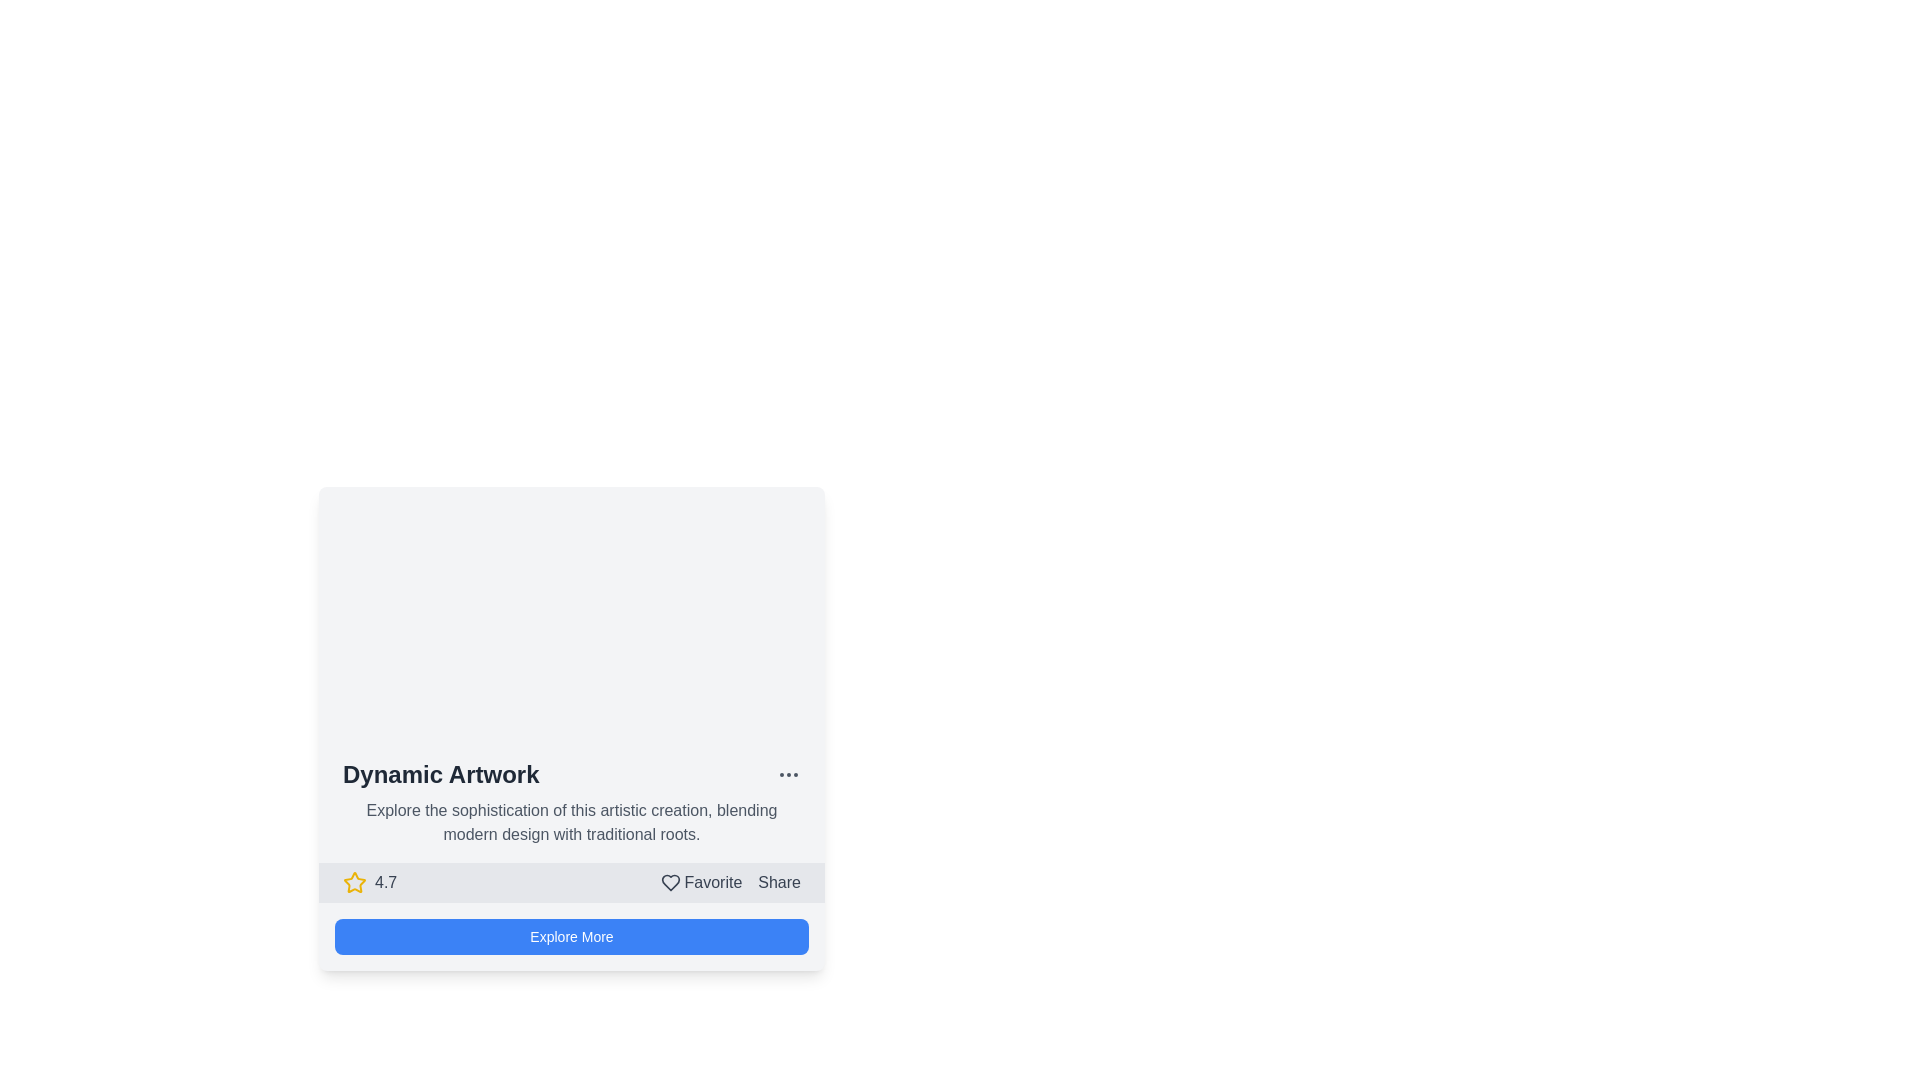 The image size is (1920, 1080). Describe the element at coordinates (570, 801) in the screenshot. I see `the informational text block titled 'Dynamic Artwork' to activate potential UI effects like tooltips` at that location.